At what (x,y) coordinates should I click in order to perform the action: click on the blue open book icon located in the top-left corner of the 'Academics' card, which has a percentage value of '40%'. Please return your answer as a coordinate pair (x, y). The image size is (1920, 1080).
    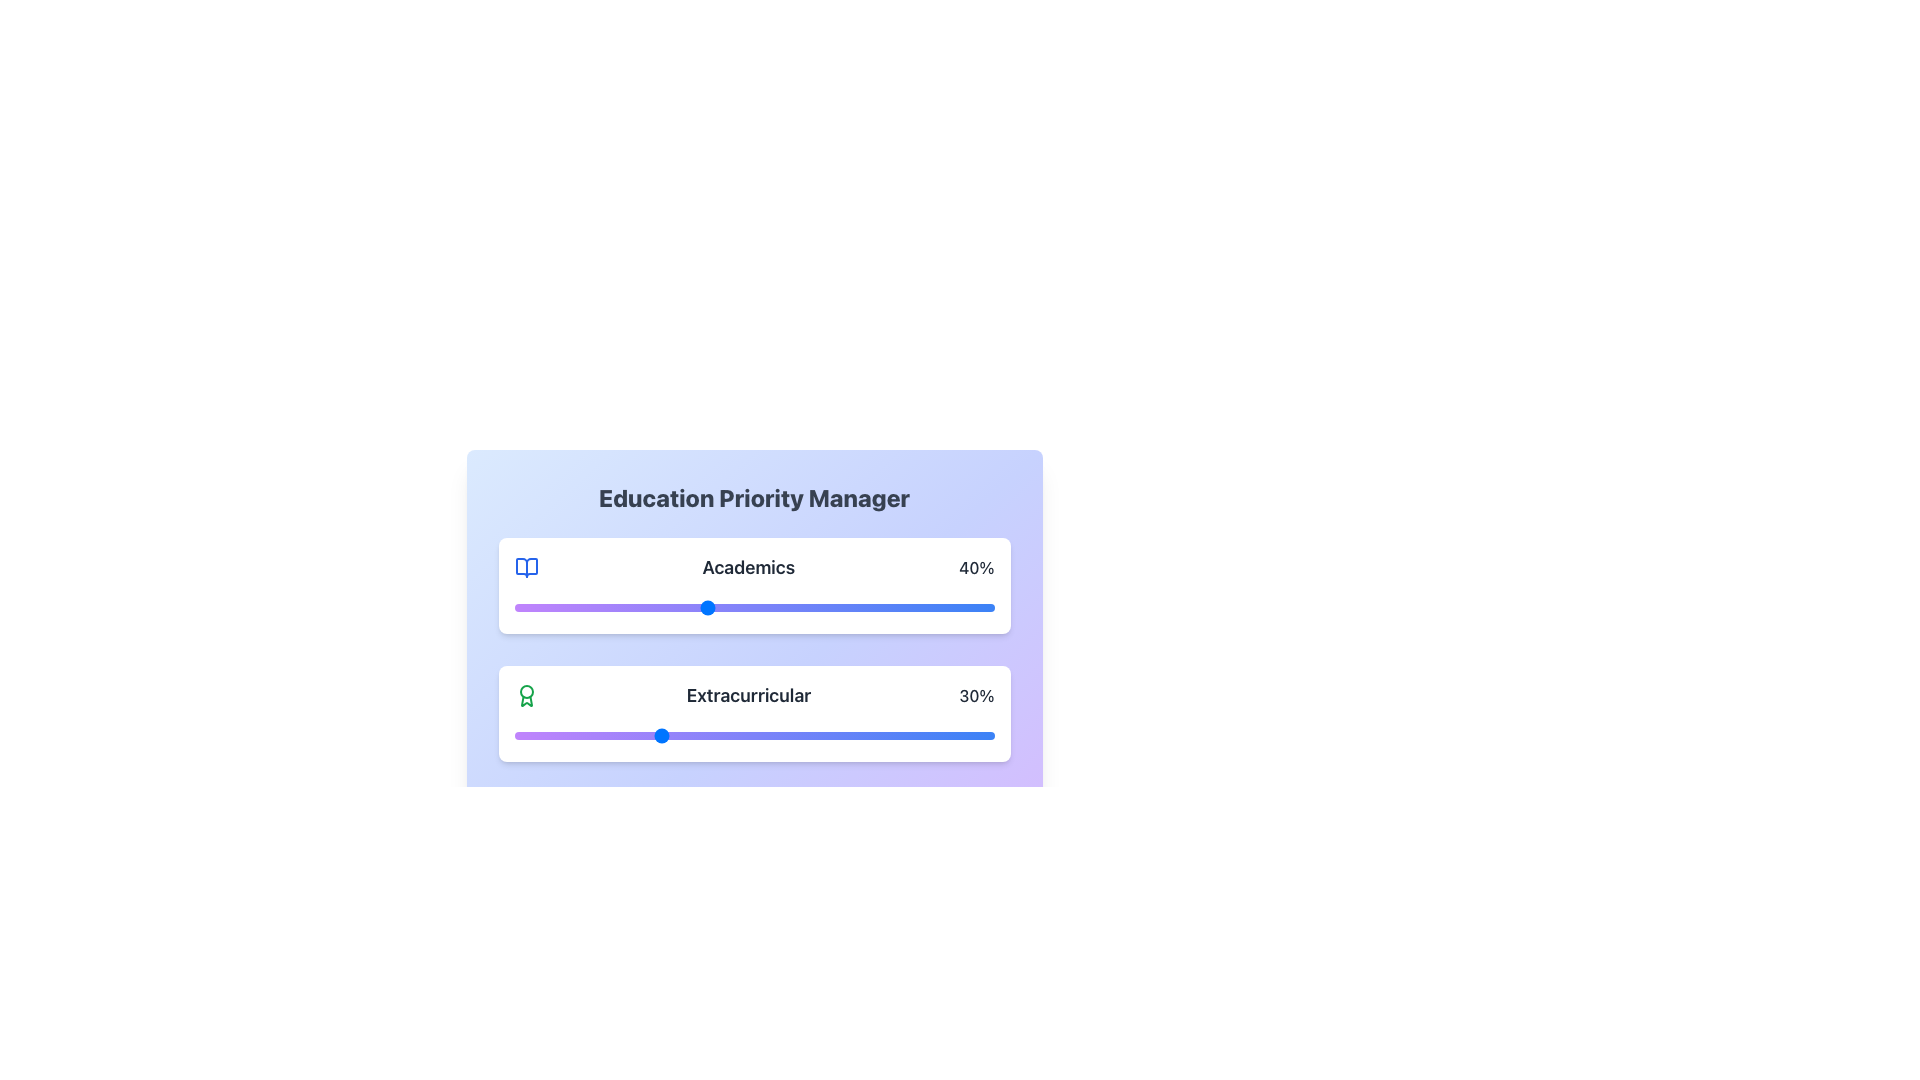
    Looking at the image, I should click on (526, 567).